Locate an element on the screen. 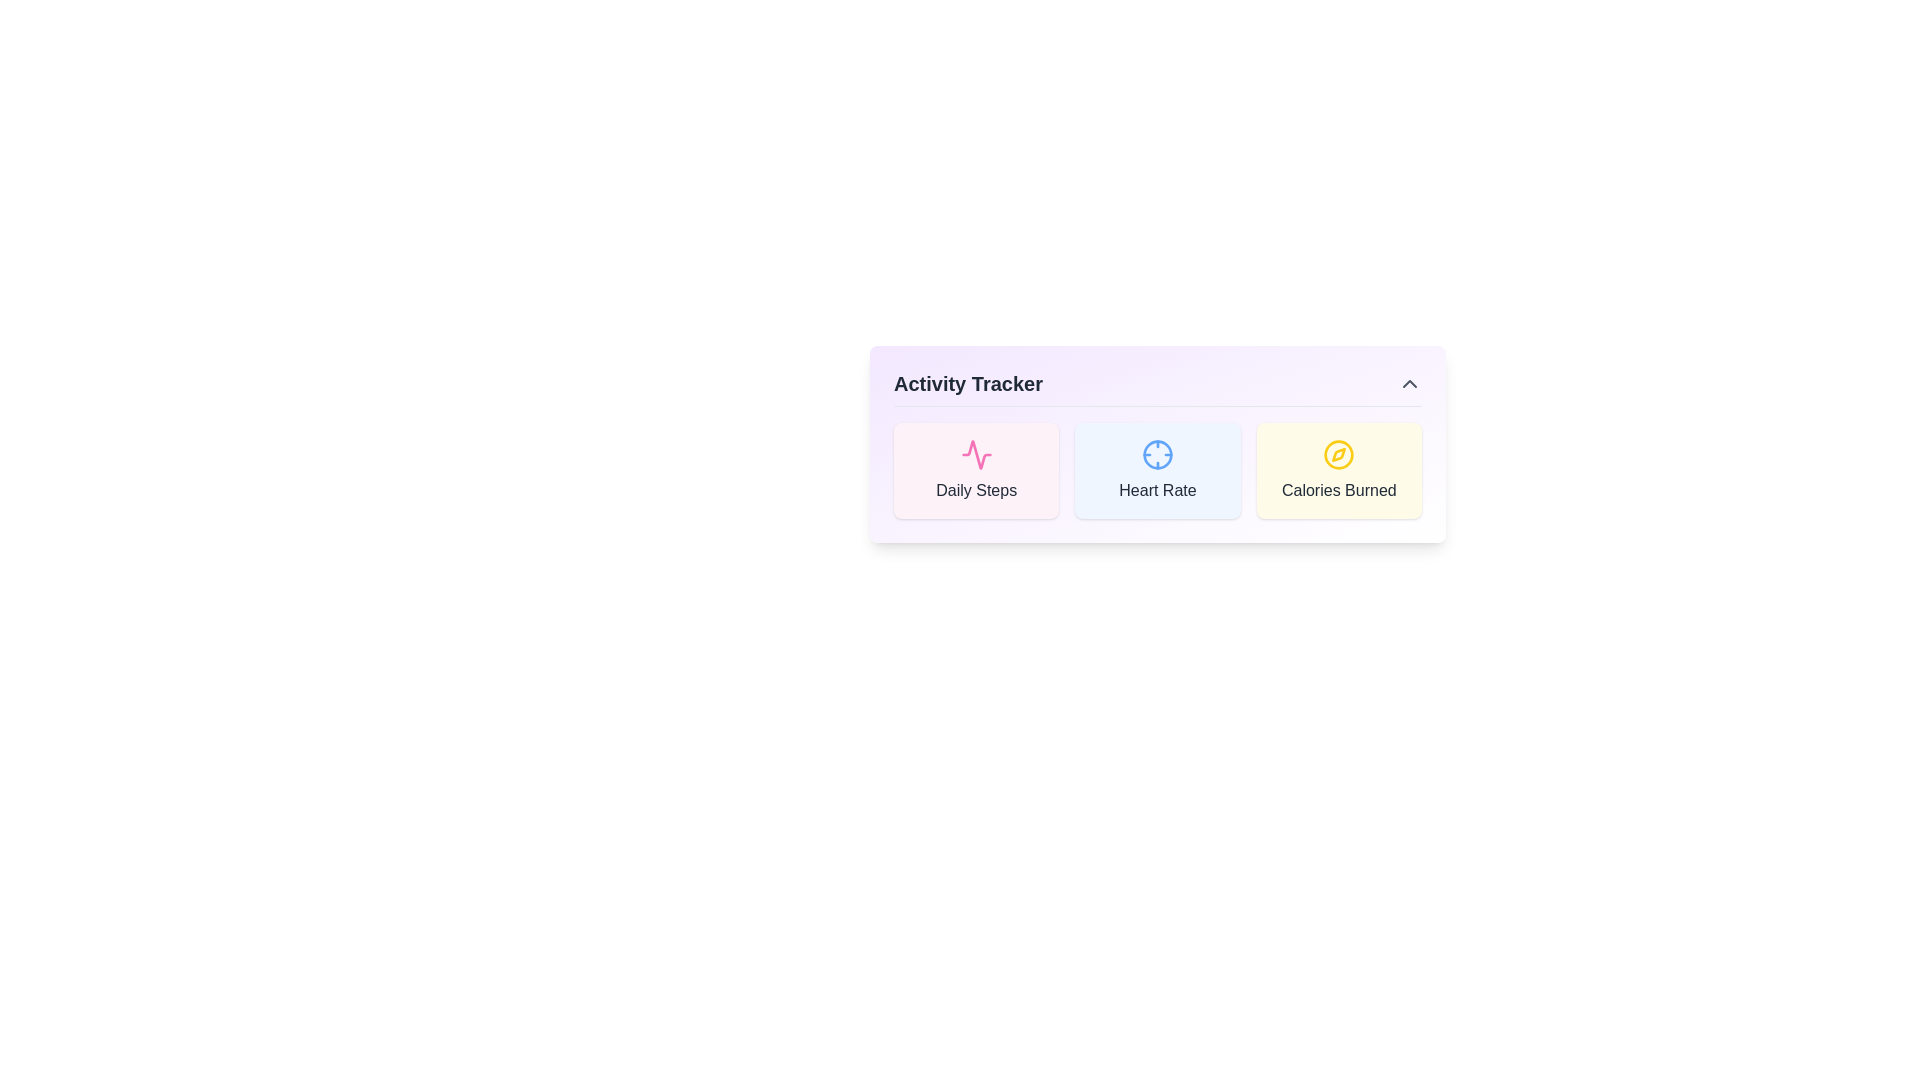  the crosshair icon representing target-related functionality, located under the 'Heart Rate' label in the 'Activity Tracker' interface is located at coordinates (1157, 455).